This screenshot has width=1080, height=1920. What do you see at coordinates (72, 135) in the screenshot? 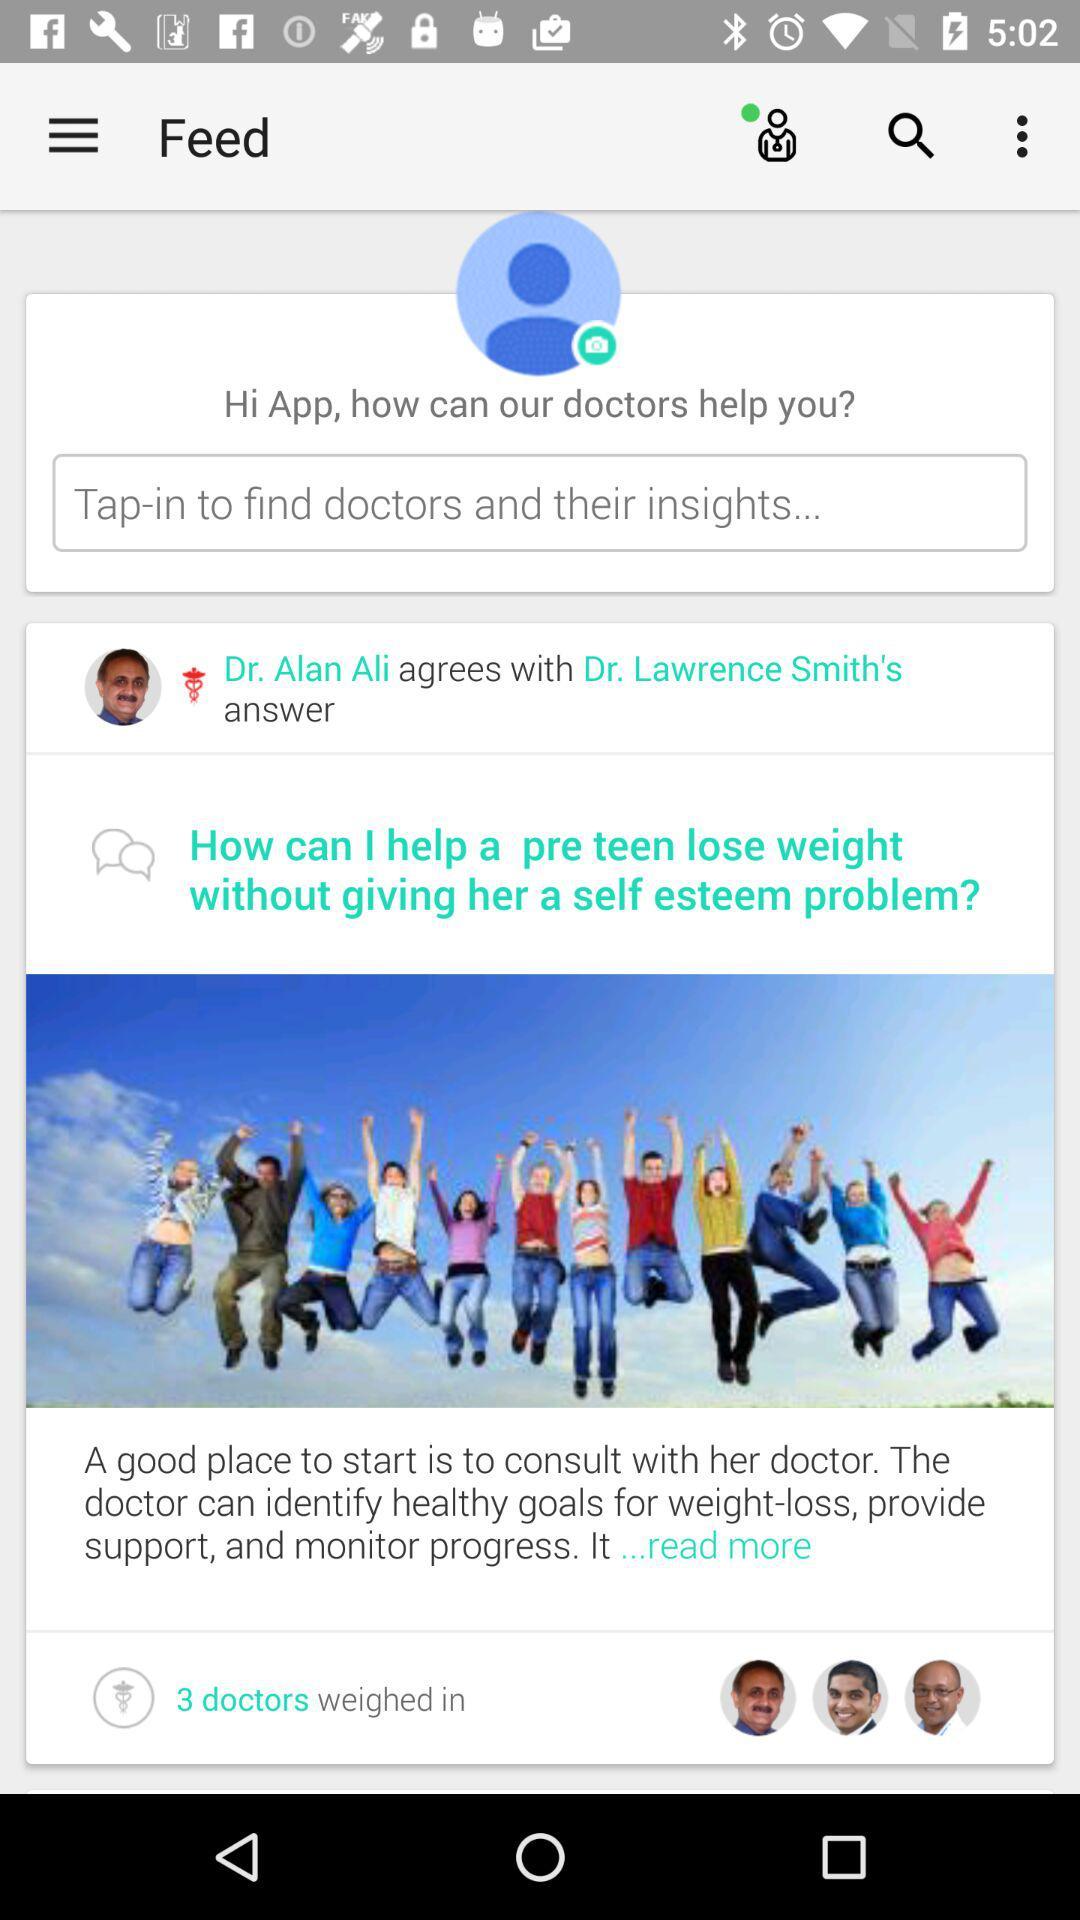
I see `app to the left of the feed app` at bounding box center [72, 135].